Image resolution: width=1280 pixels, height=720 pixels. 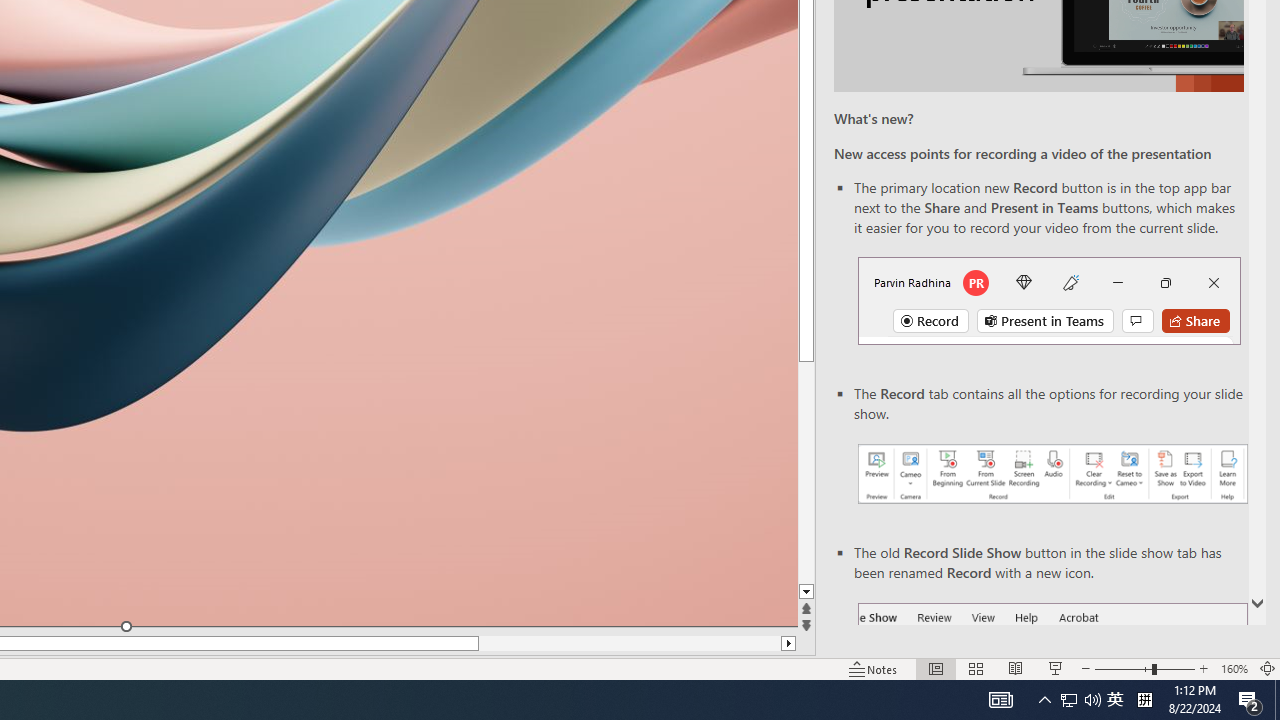 What do you see at coordinates (1233, 669) in the screenshot?
I see `'Zoom 160%'` at bounding box center [1233, 669].